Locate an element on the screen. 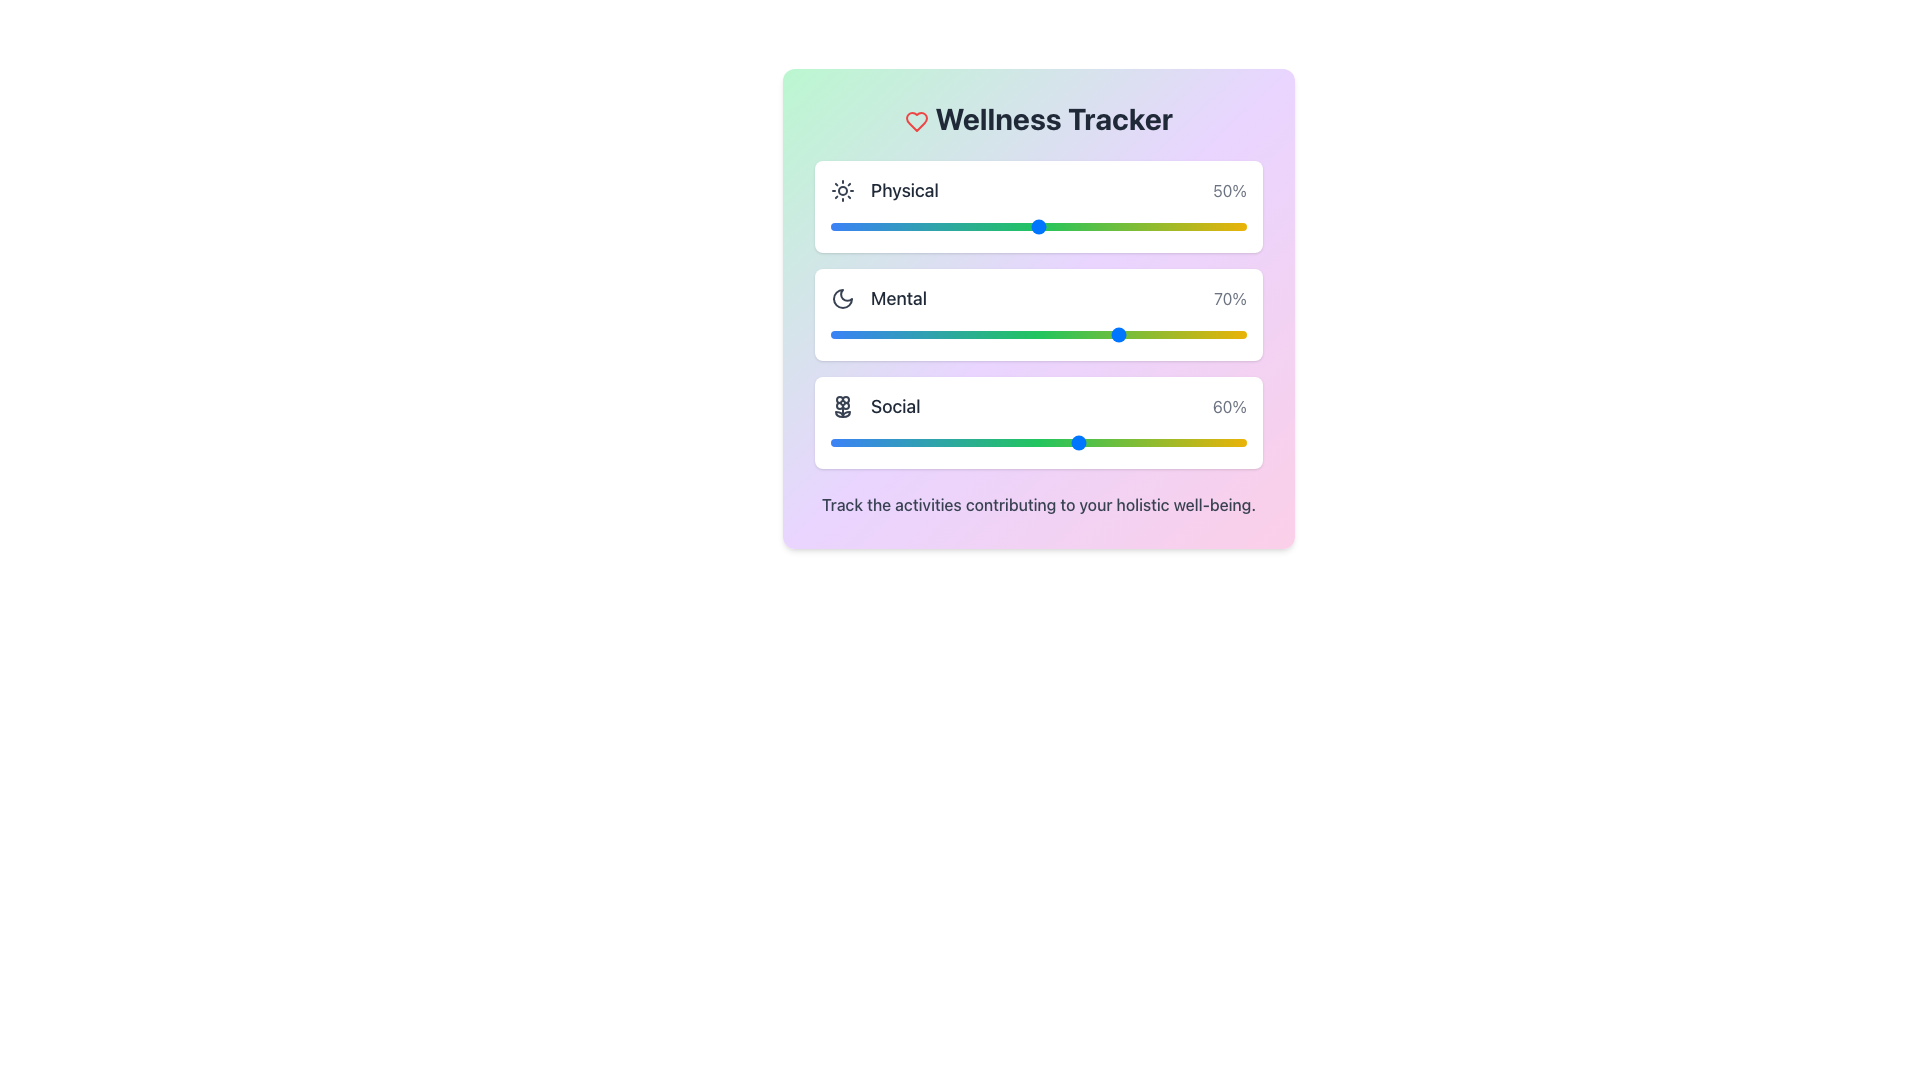 The height and width of the screenshot is (1080, 1920). the mental health value is located at coordinates (843, 334).